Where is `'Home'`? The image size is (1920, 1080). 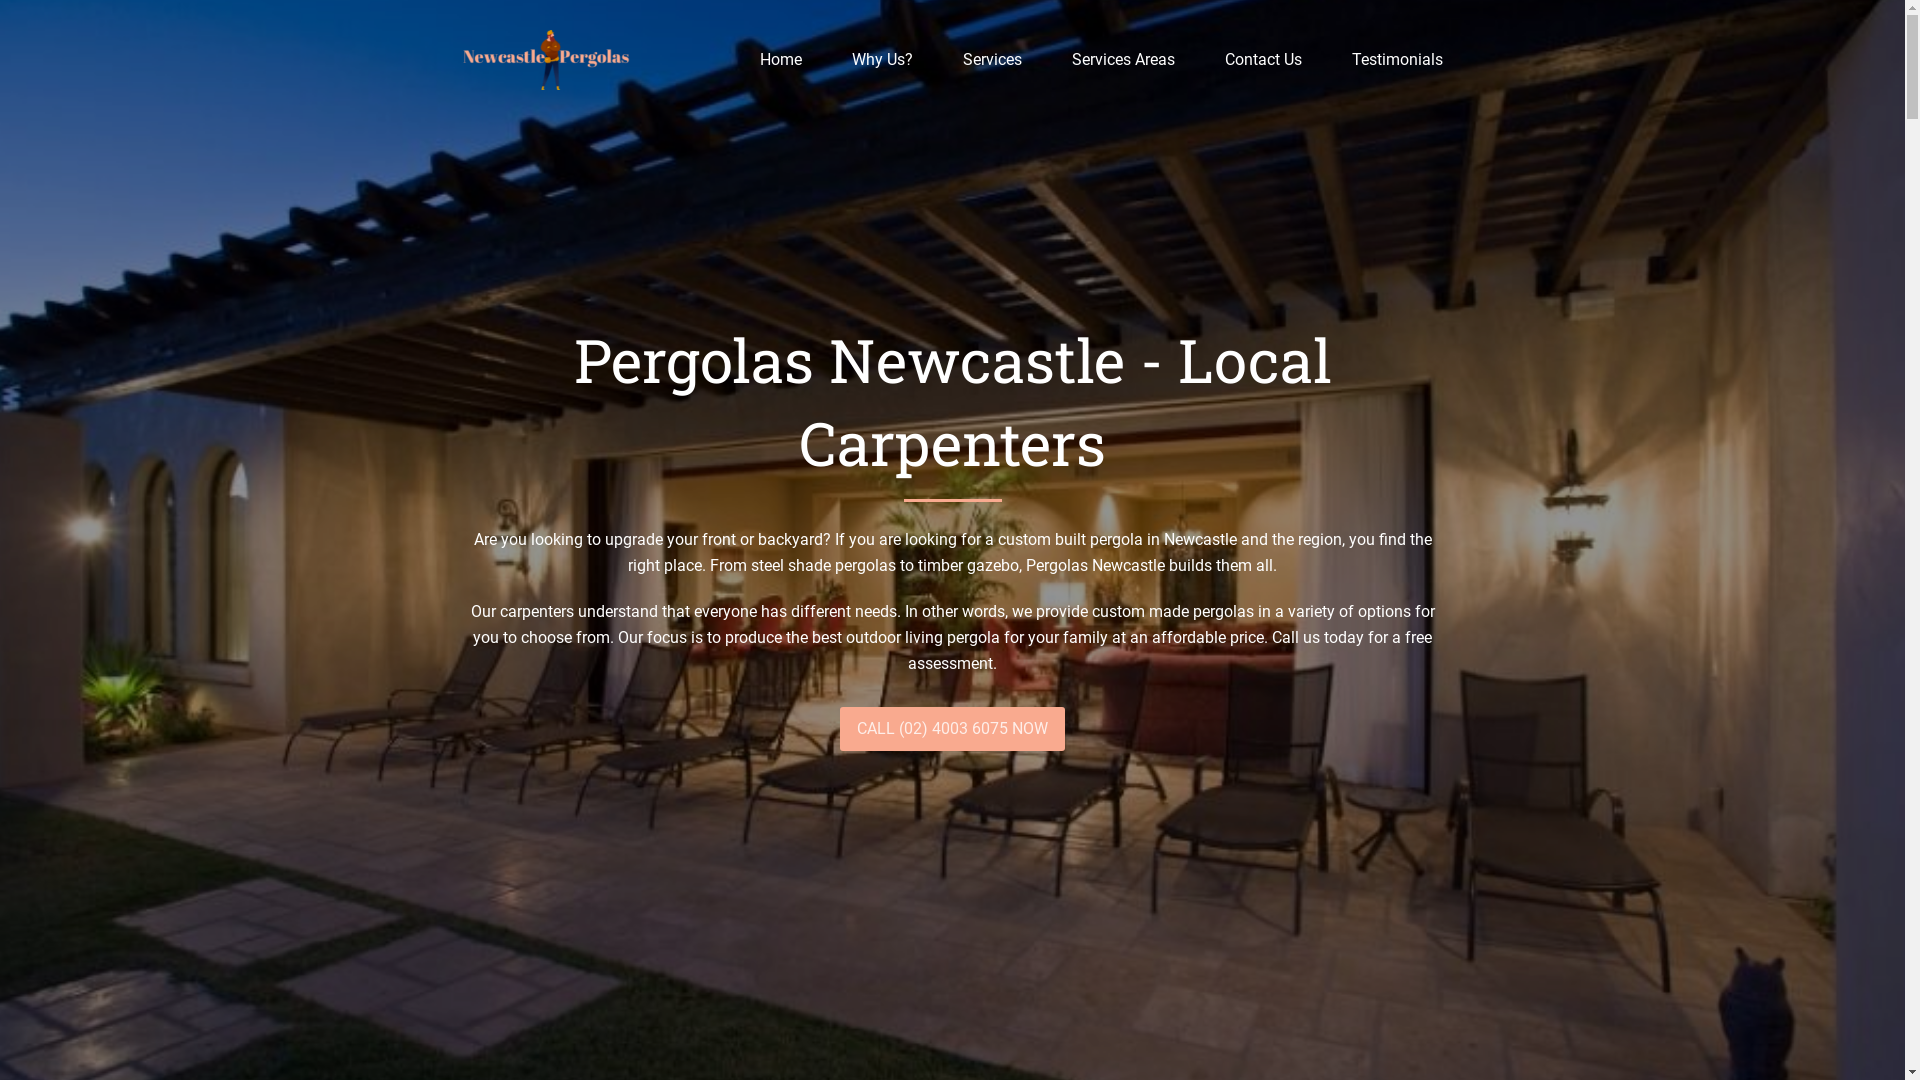 'Home' is located at coordinates (778, 59).